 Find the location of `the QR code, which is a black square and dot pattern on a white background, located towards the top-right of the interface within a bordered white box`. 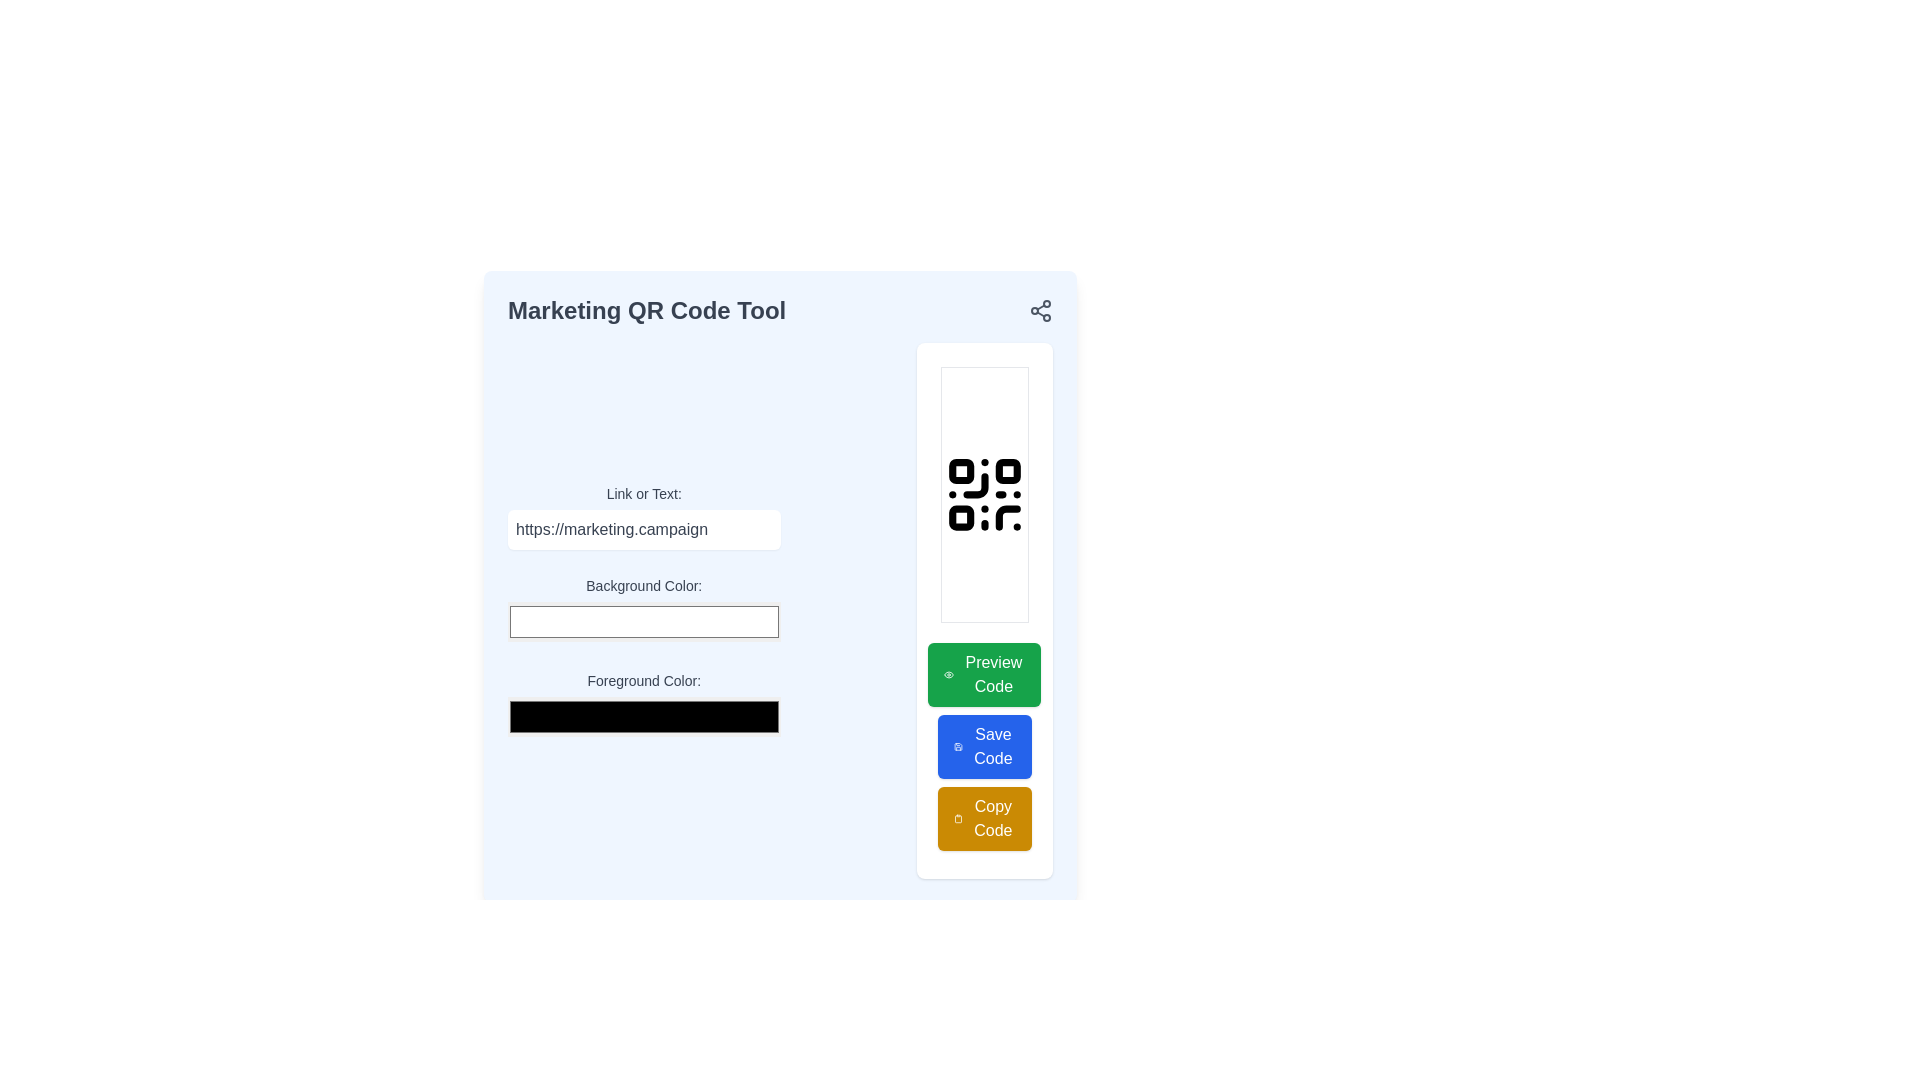

the QR code, which is a black square and dot pattern on a white background, located towards the top-right of the interface within a bordered white box is located at coordinates (984, 494).